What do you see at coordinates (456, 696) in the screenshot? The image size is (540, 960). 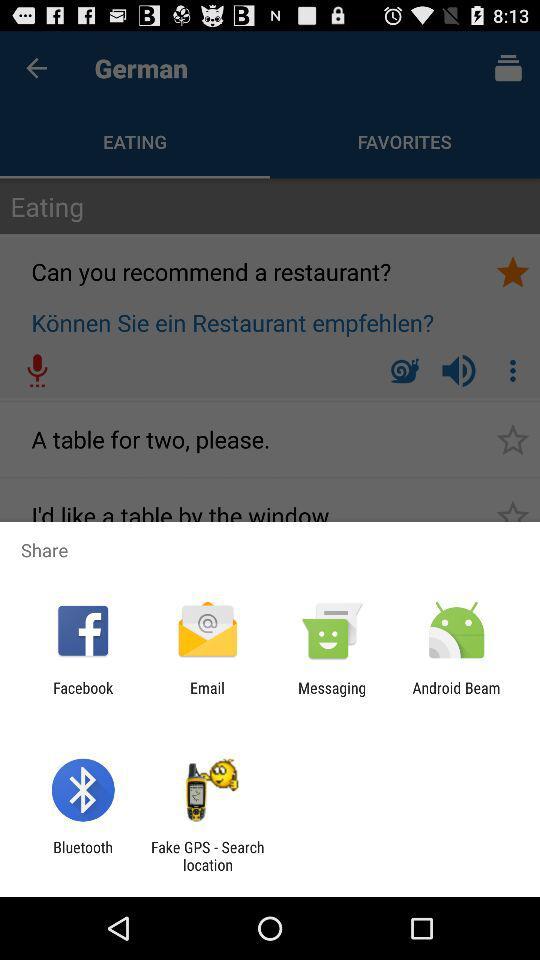 I see `the icon to the right of the messaging` at bounding box center [456, 696].